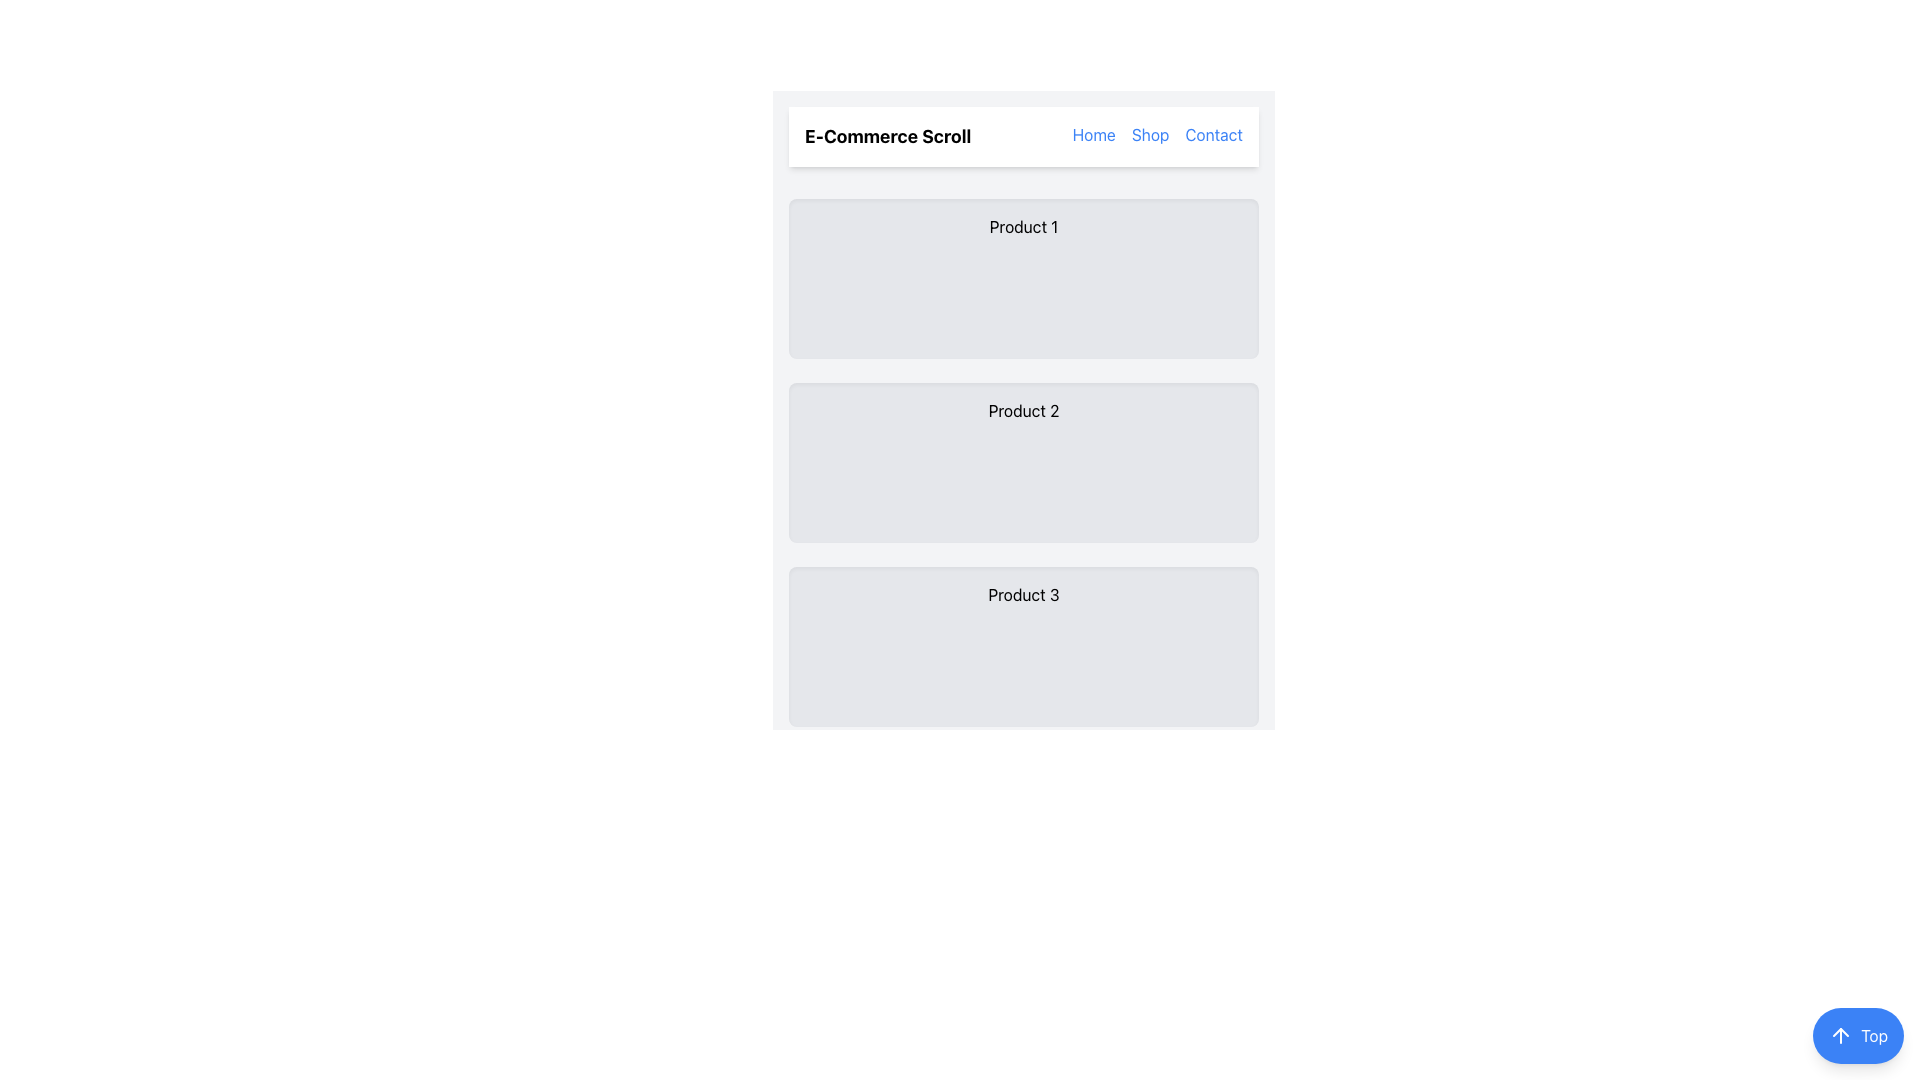 Image resolution: width=1920 pixels, height=1080 pixels. Describe the element at coordinates (1213, 135) in the screenshot. I see `the 'Contact' hyperlink in the top-right header section of the navigation bar` at that location.